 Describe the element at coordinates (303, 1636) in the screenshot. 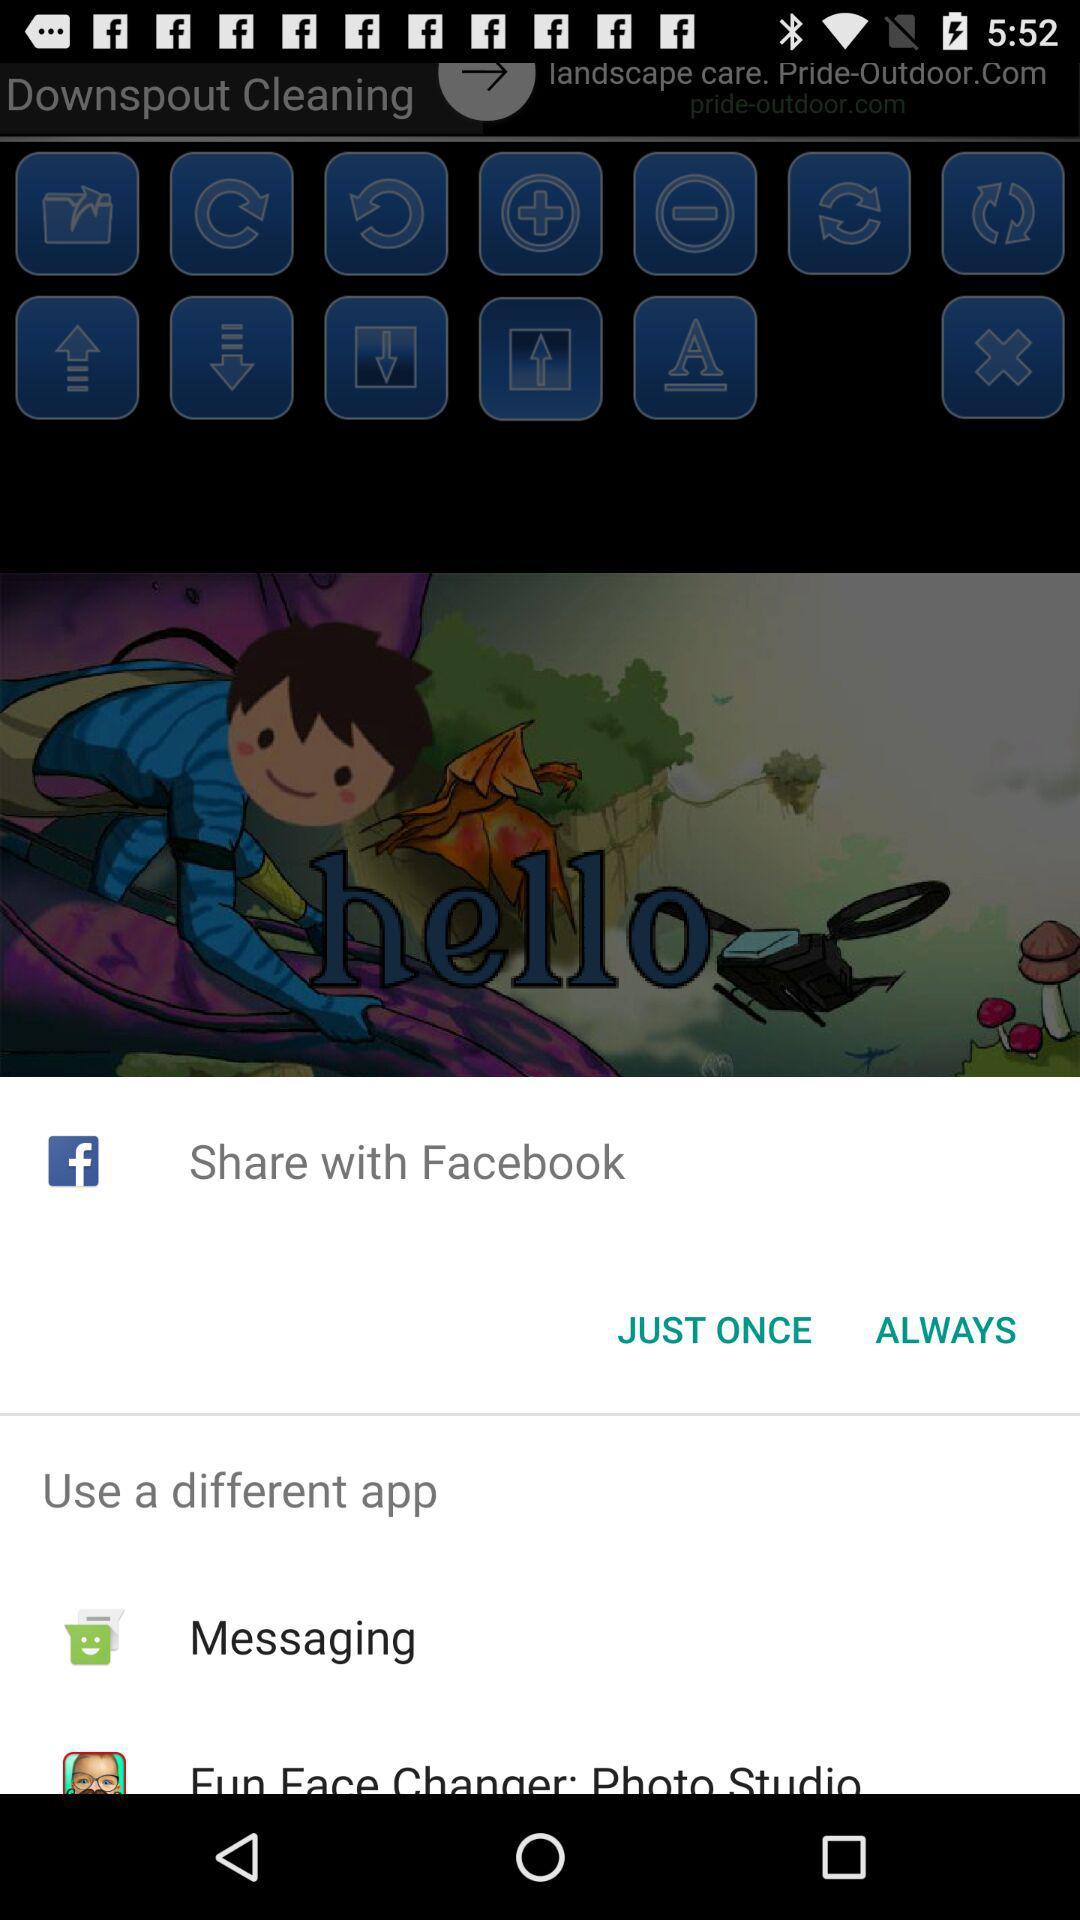

I see `icon below use a different item` at that location.